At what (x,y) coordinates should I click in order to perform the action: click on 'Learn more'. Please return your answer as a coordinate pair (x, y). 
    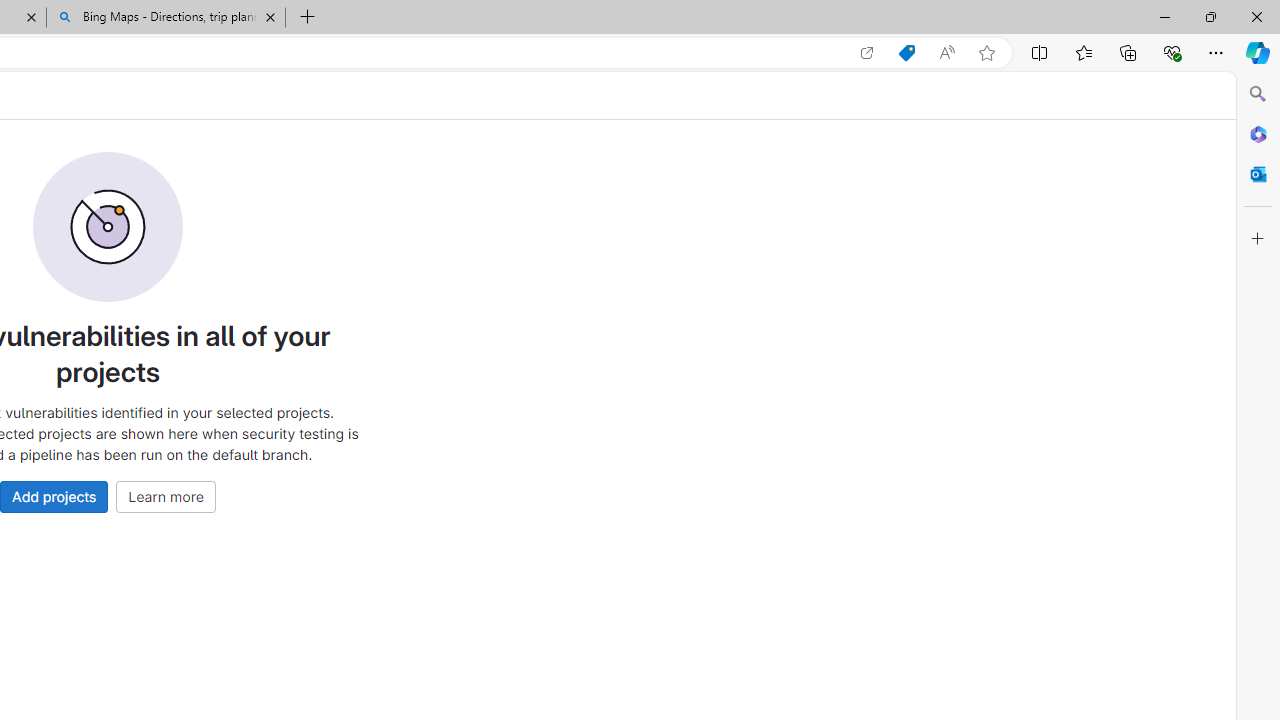
    Looking at the image, I should click on (166, 495).